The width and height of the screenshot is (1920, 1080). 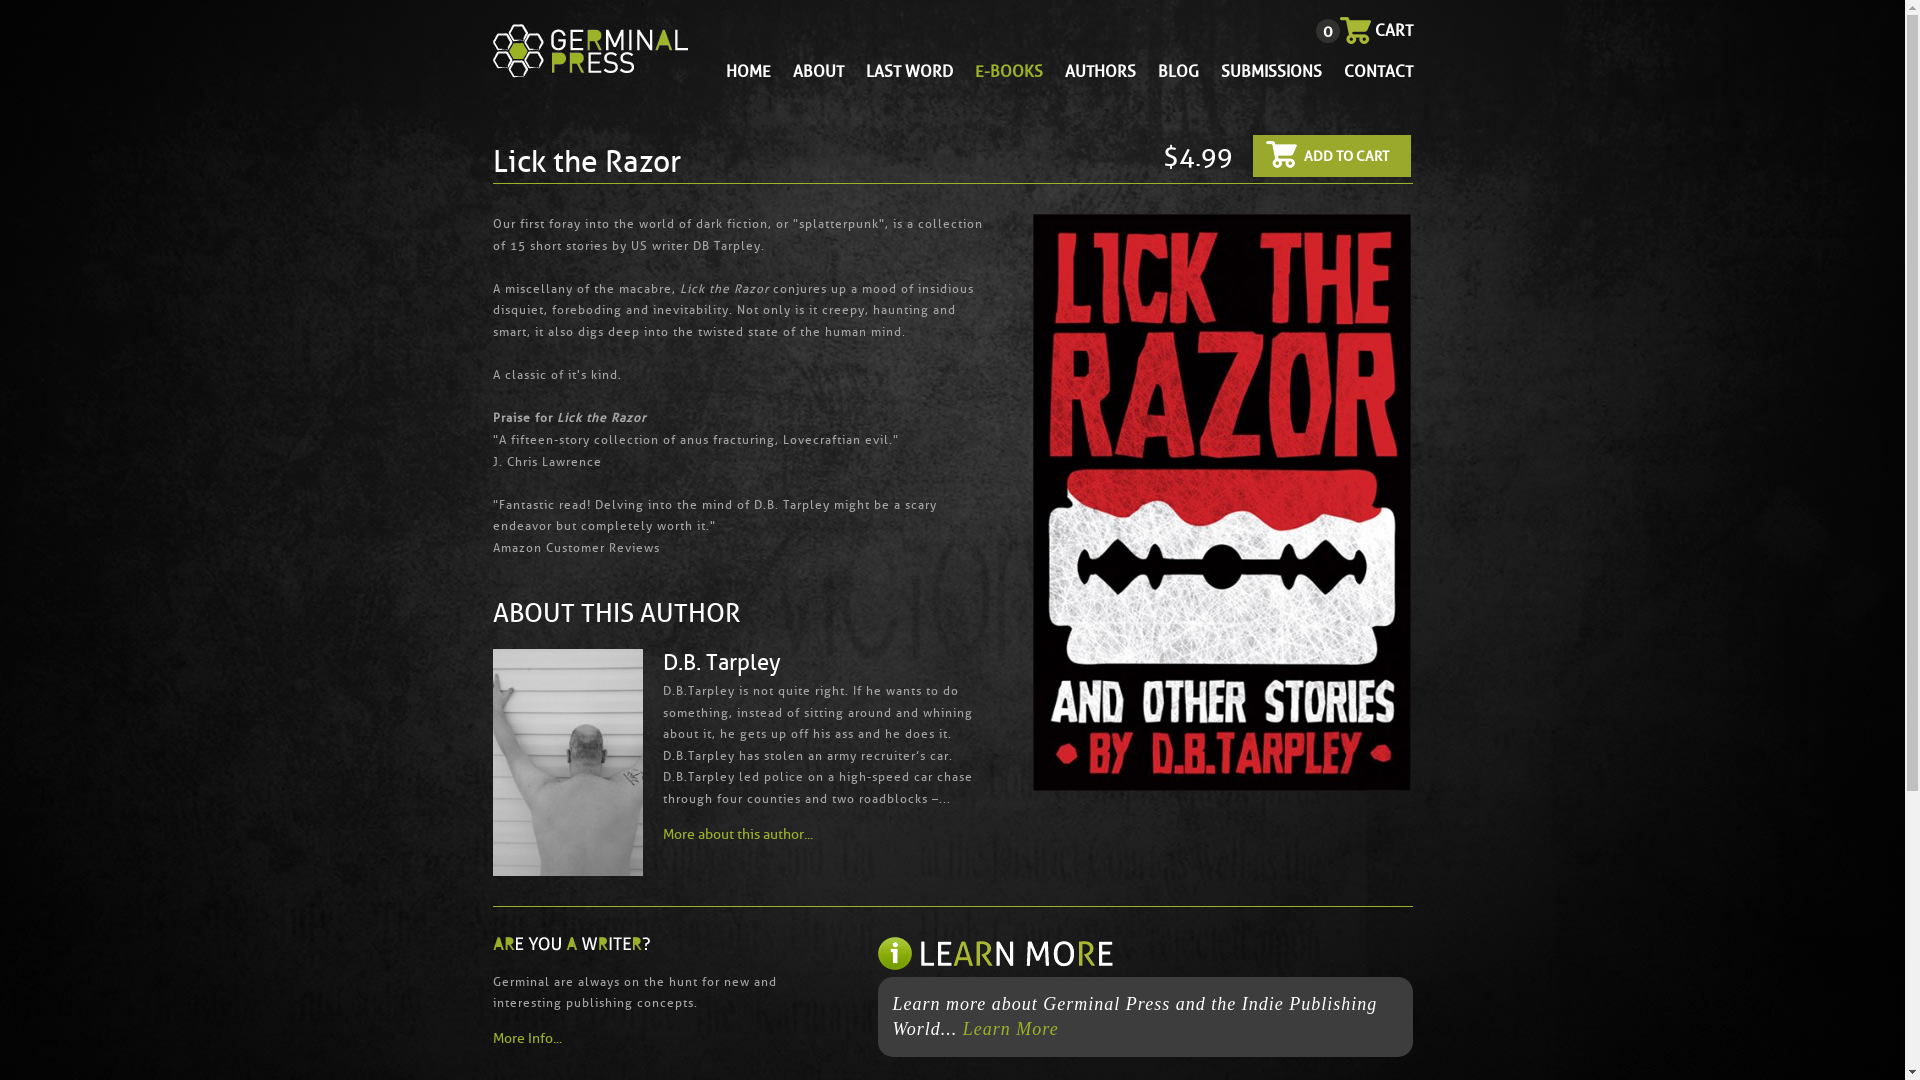 I want to click on 'ABOUT', so click(x=817, y=70).